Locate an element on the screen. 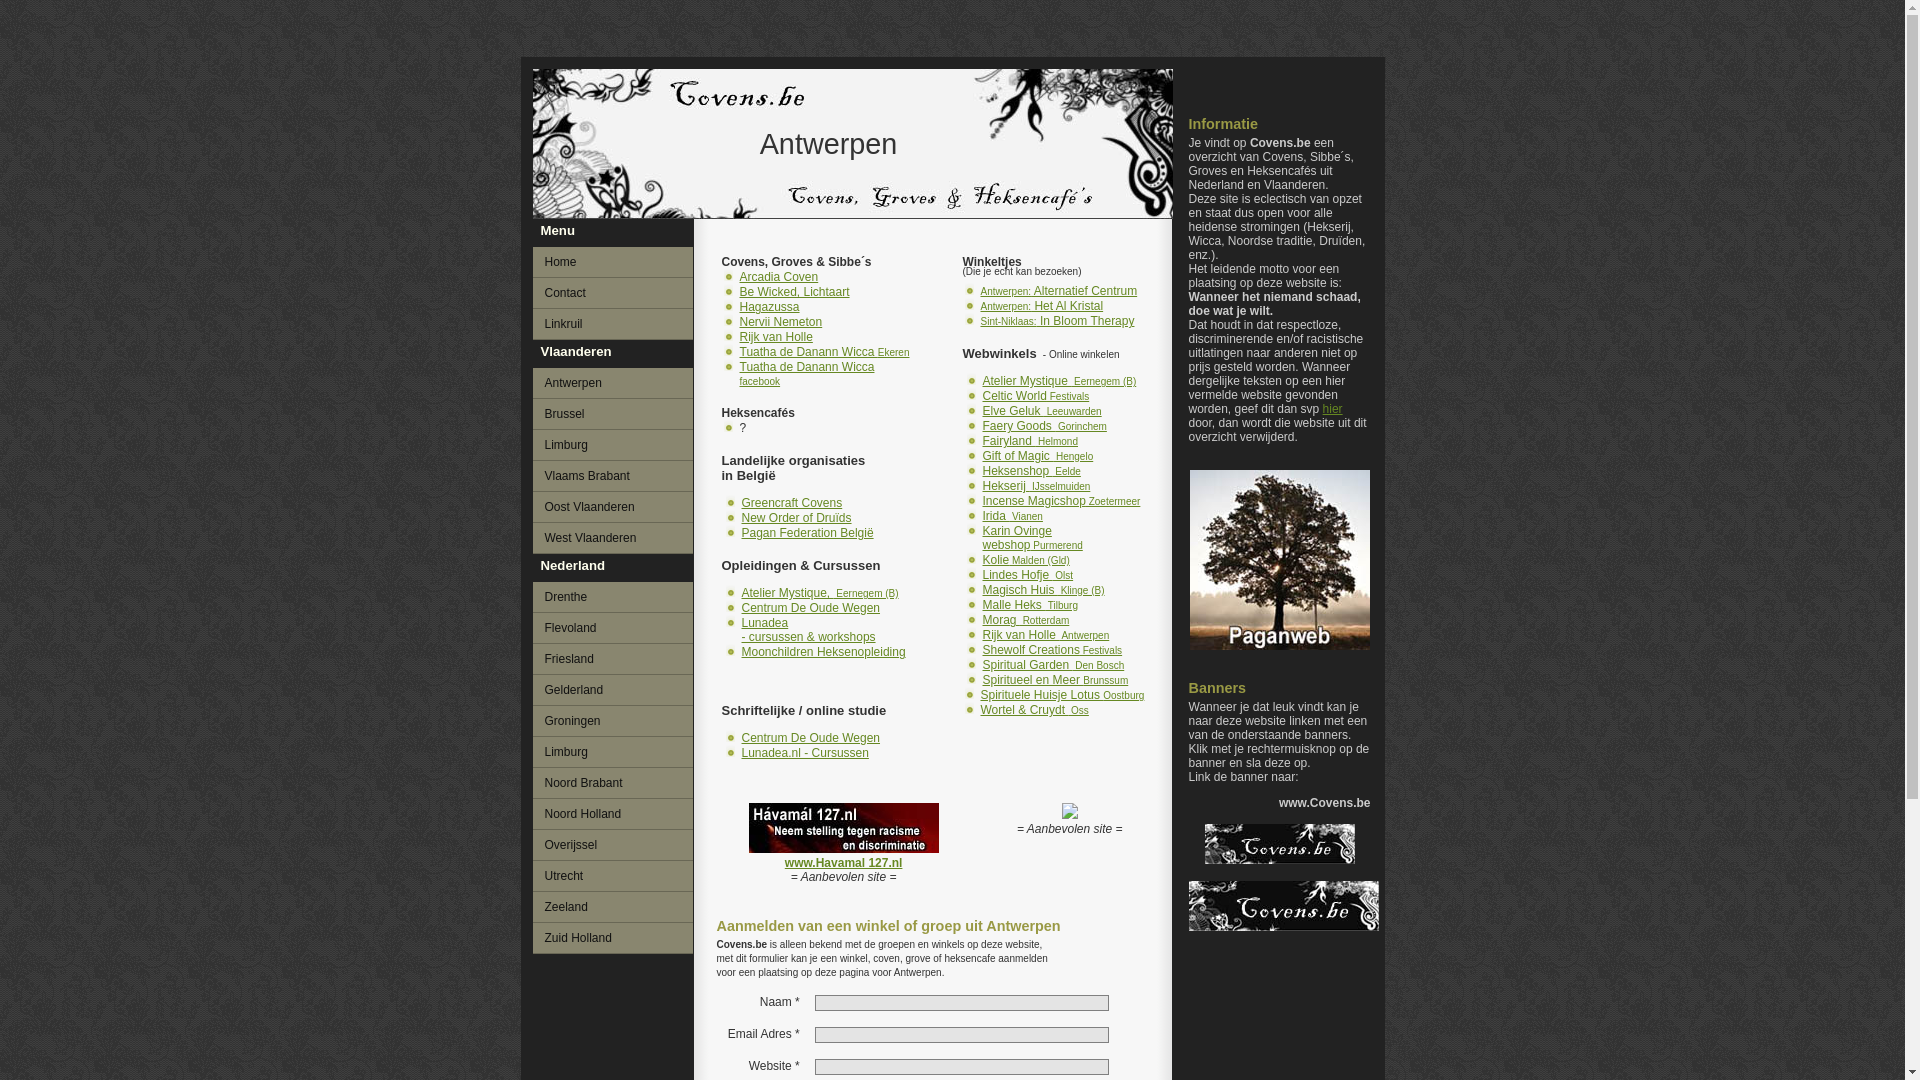  'Karin Ovinge webshop Purmerend' is located at coordinates (1032, 536).